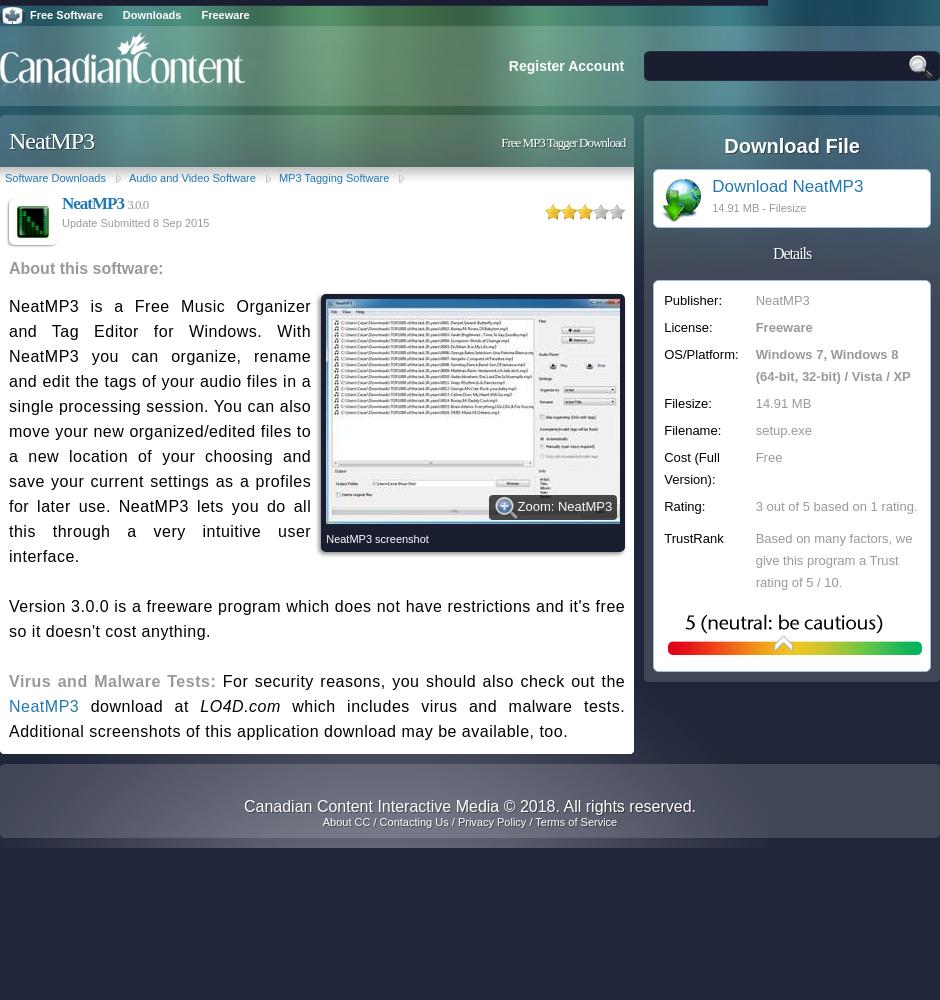  I want to click on 'Rating:', so click(683, 506).